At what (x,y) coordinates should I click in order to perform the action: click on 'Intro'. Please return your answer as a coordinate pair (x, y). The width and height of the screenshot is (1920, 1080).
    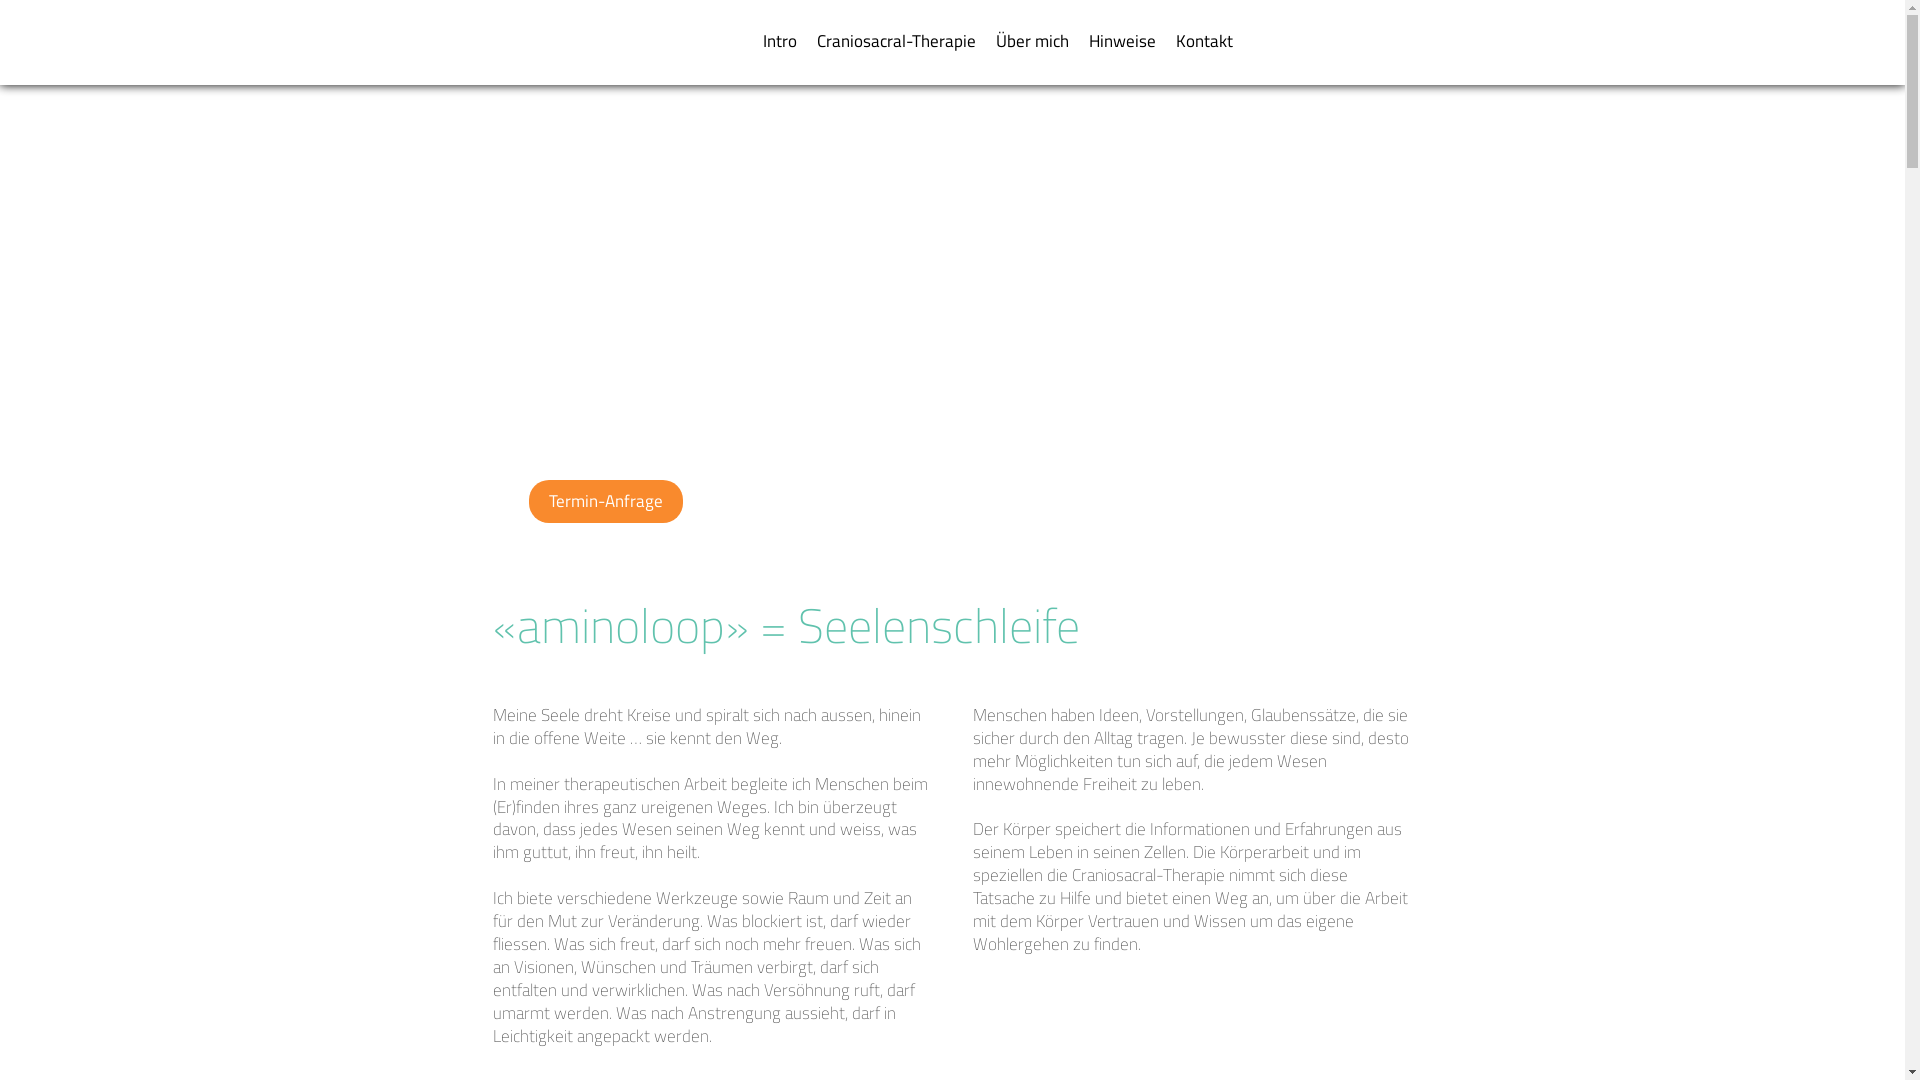
    Looking at the image, I should click on (777, 41).